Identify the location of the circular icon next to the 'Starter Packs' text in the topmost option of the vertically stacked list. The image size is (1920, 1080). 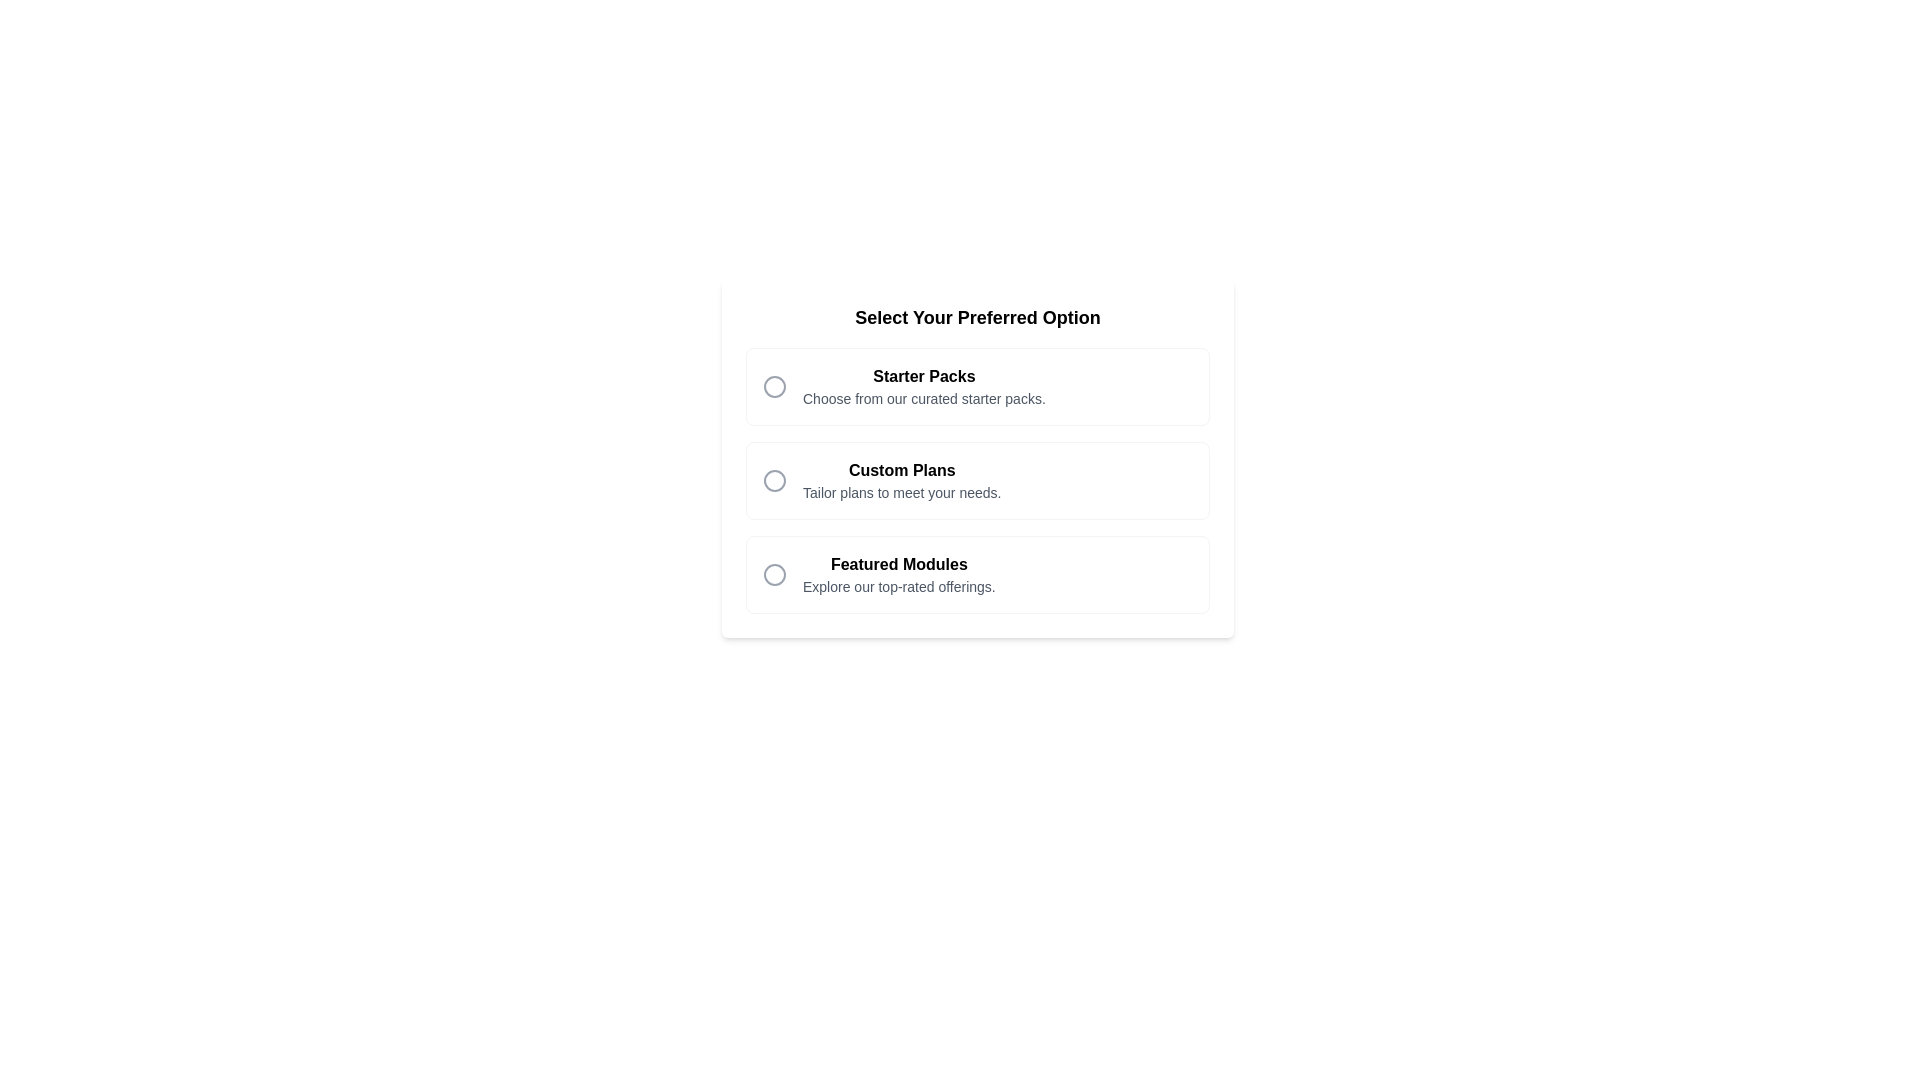
(773, 386).